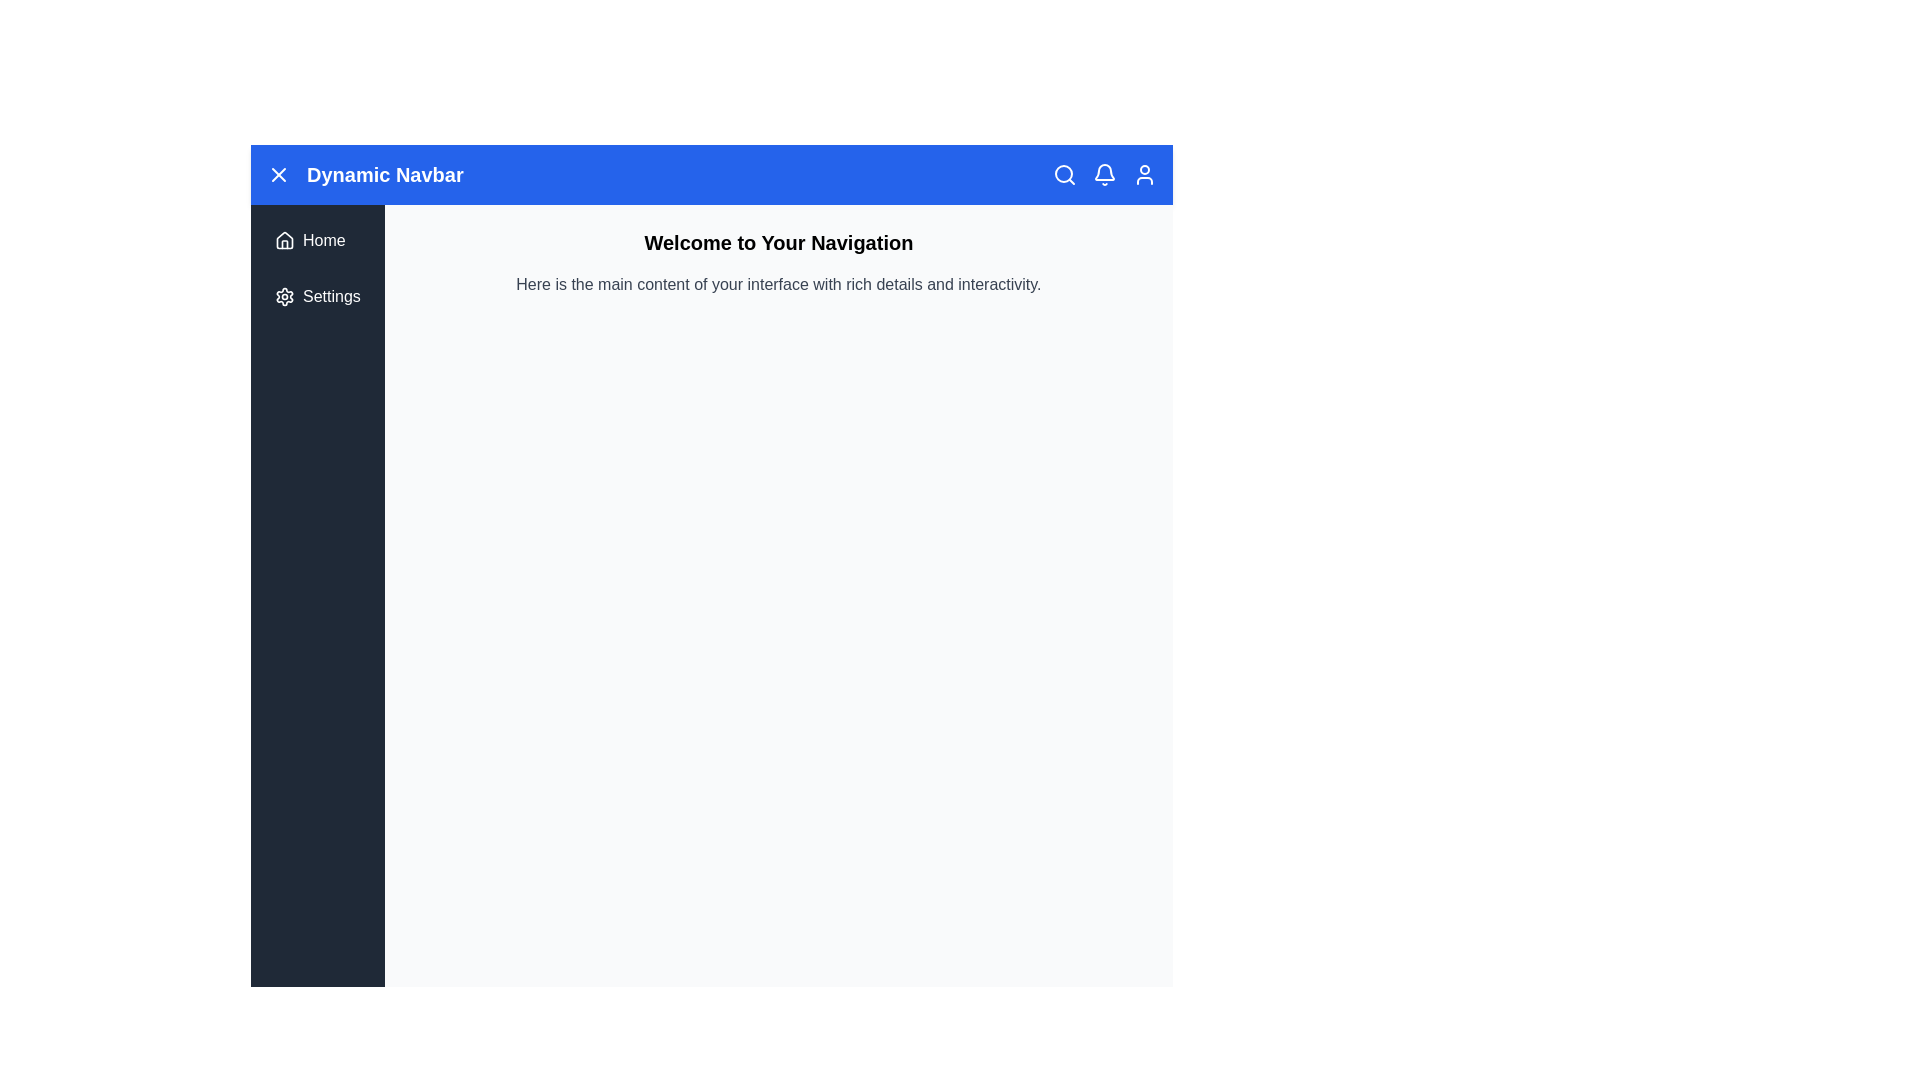 This screenshot has height=1080, width=1920. I want to click on the circular SVG graphic element located on the navigation bar at the far right, so click(1063, 172).